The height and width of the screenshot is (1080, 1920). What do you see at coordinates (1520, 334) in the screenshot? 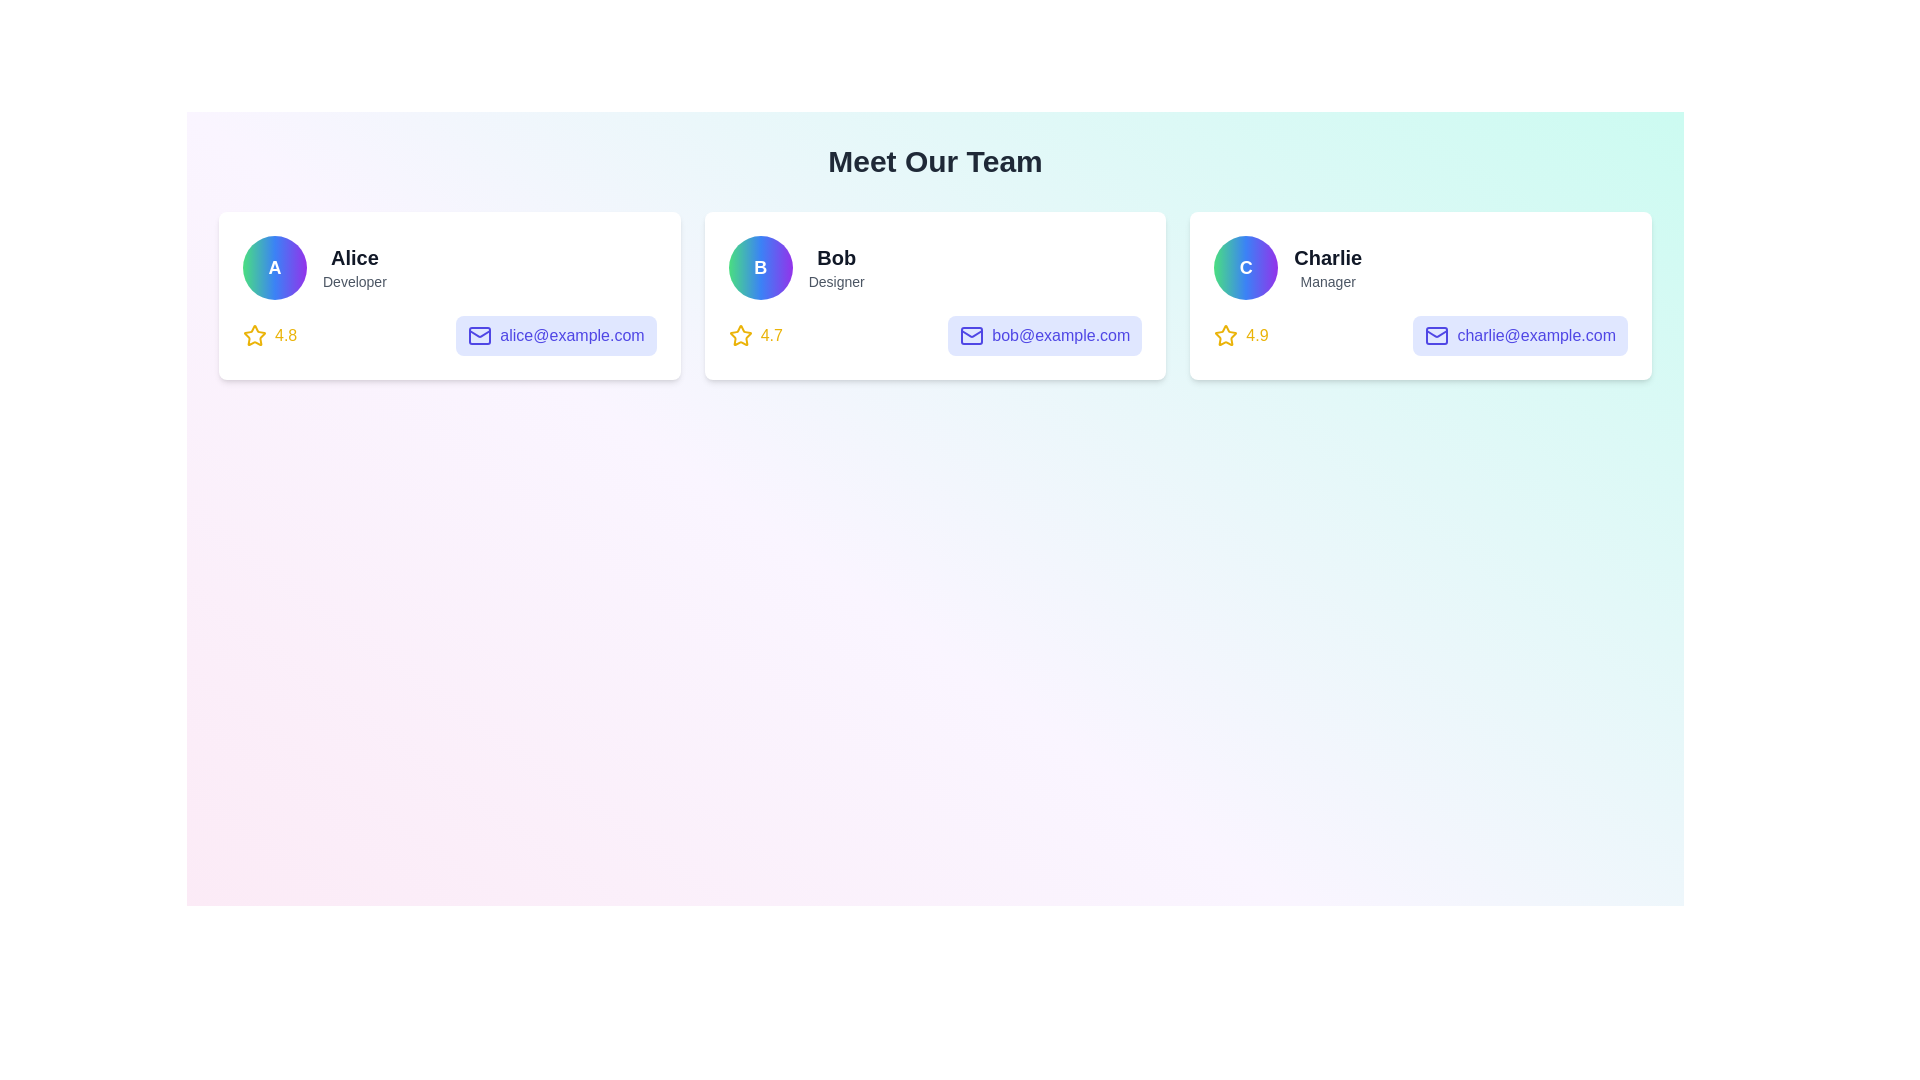
I see `the interactive text element displaying the email address 'charlie@example.com' with an envelope icon, located in the bottom-right corner of the third card from the left` at bounding box center [1520, 334].